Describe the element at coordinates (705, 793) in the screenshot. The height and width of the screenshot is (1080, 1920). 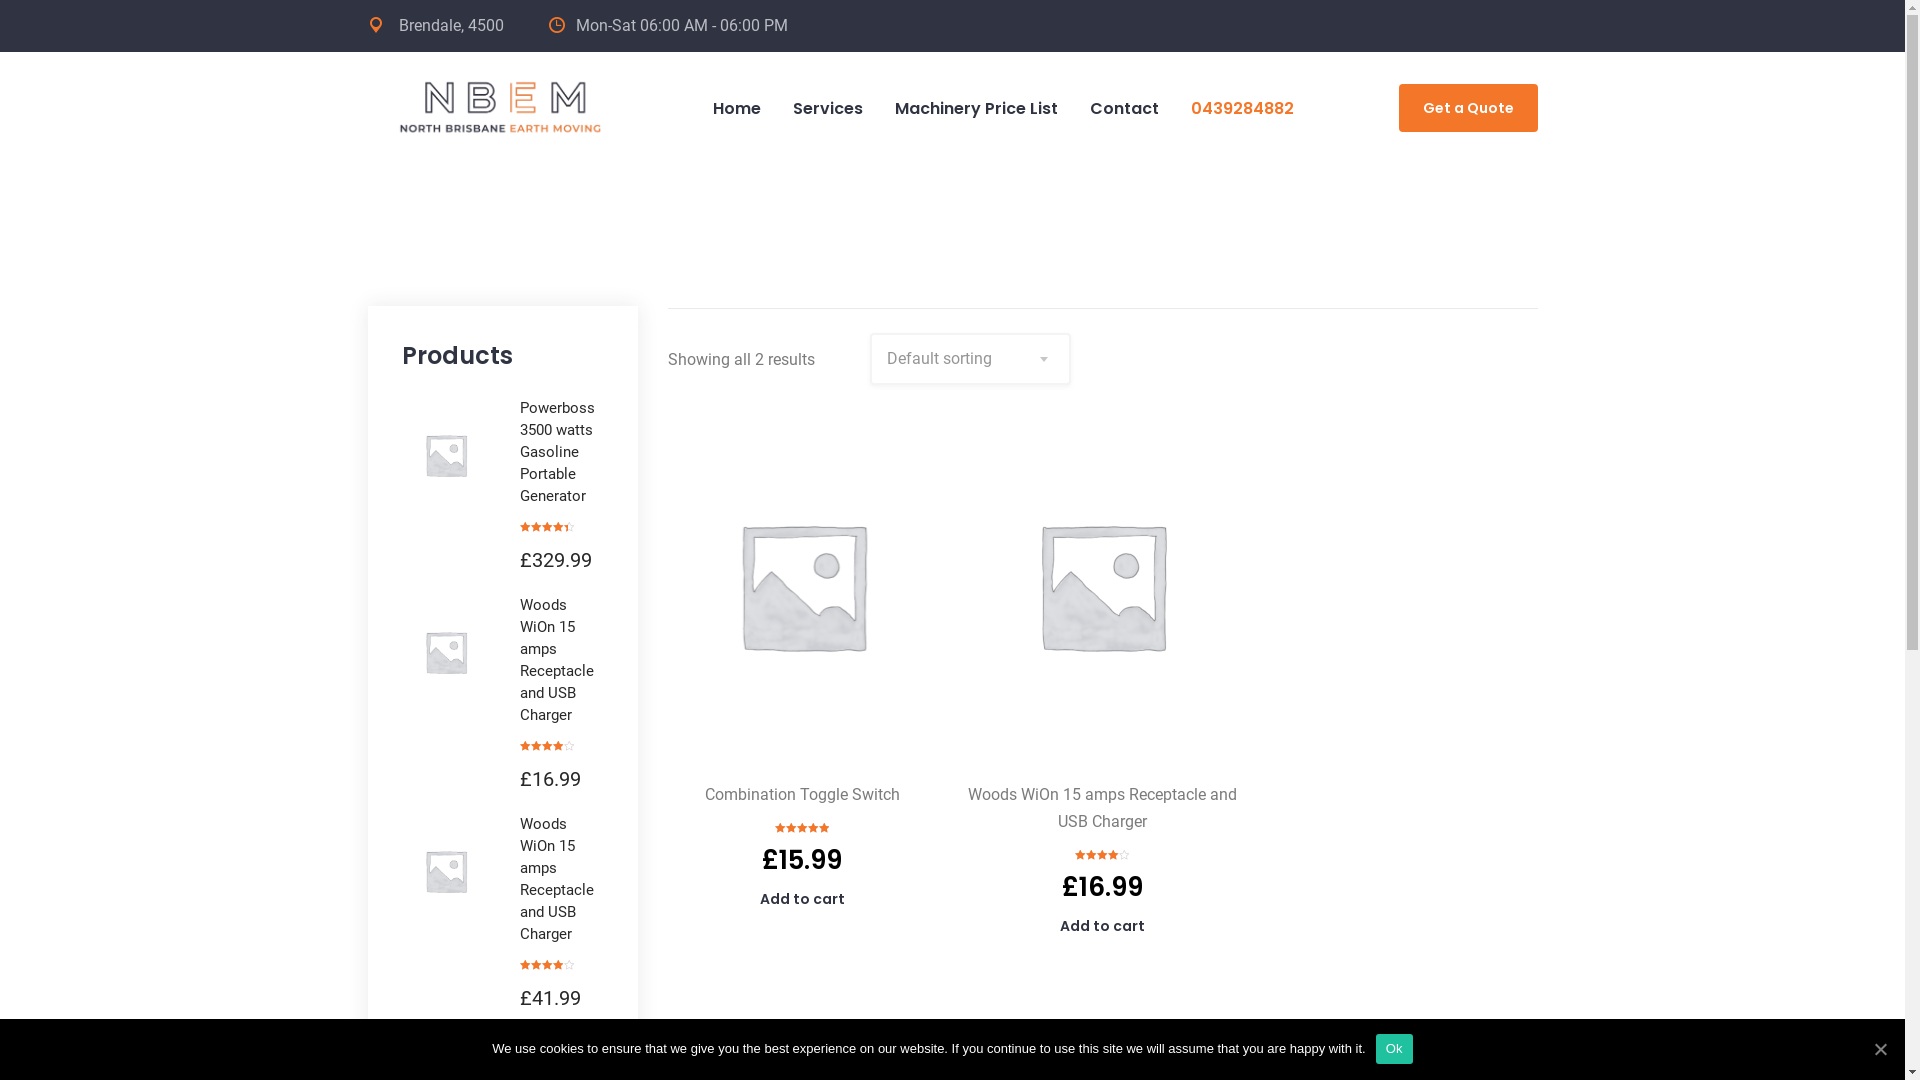
I see `'Combination Toggle Switch'` at that location.